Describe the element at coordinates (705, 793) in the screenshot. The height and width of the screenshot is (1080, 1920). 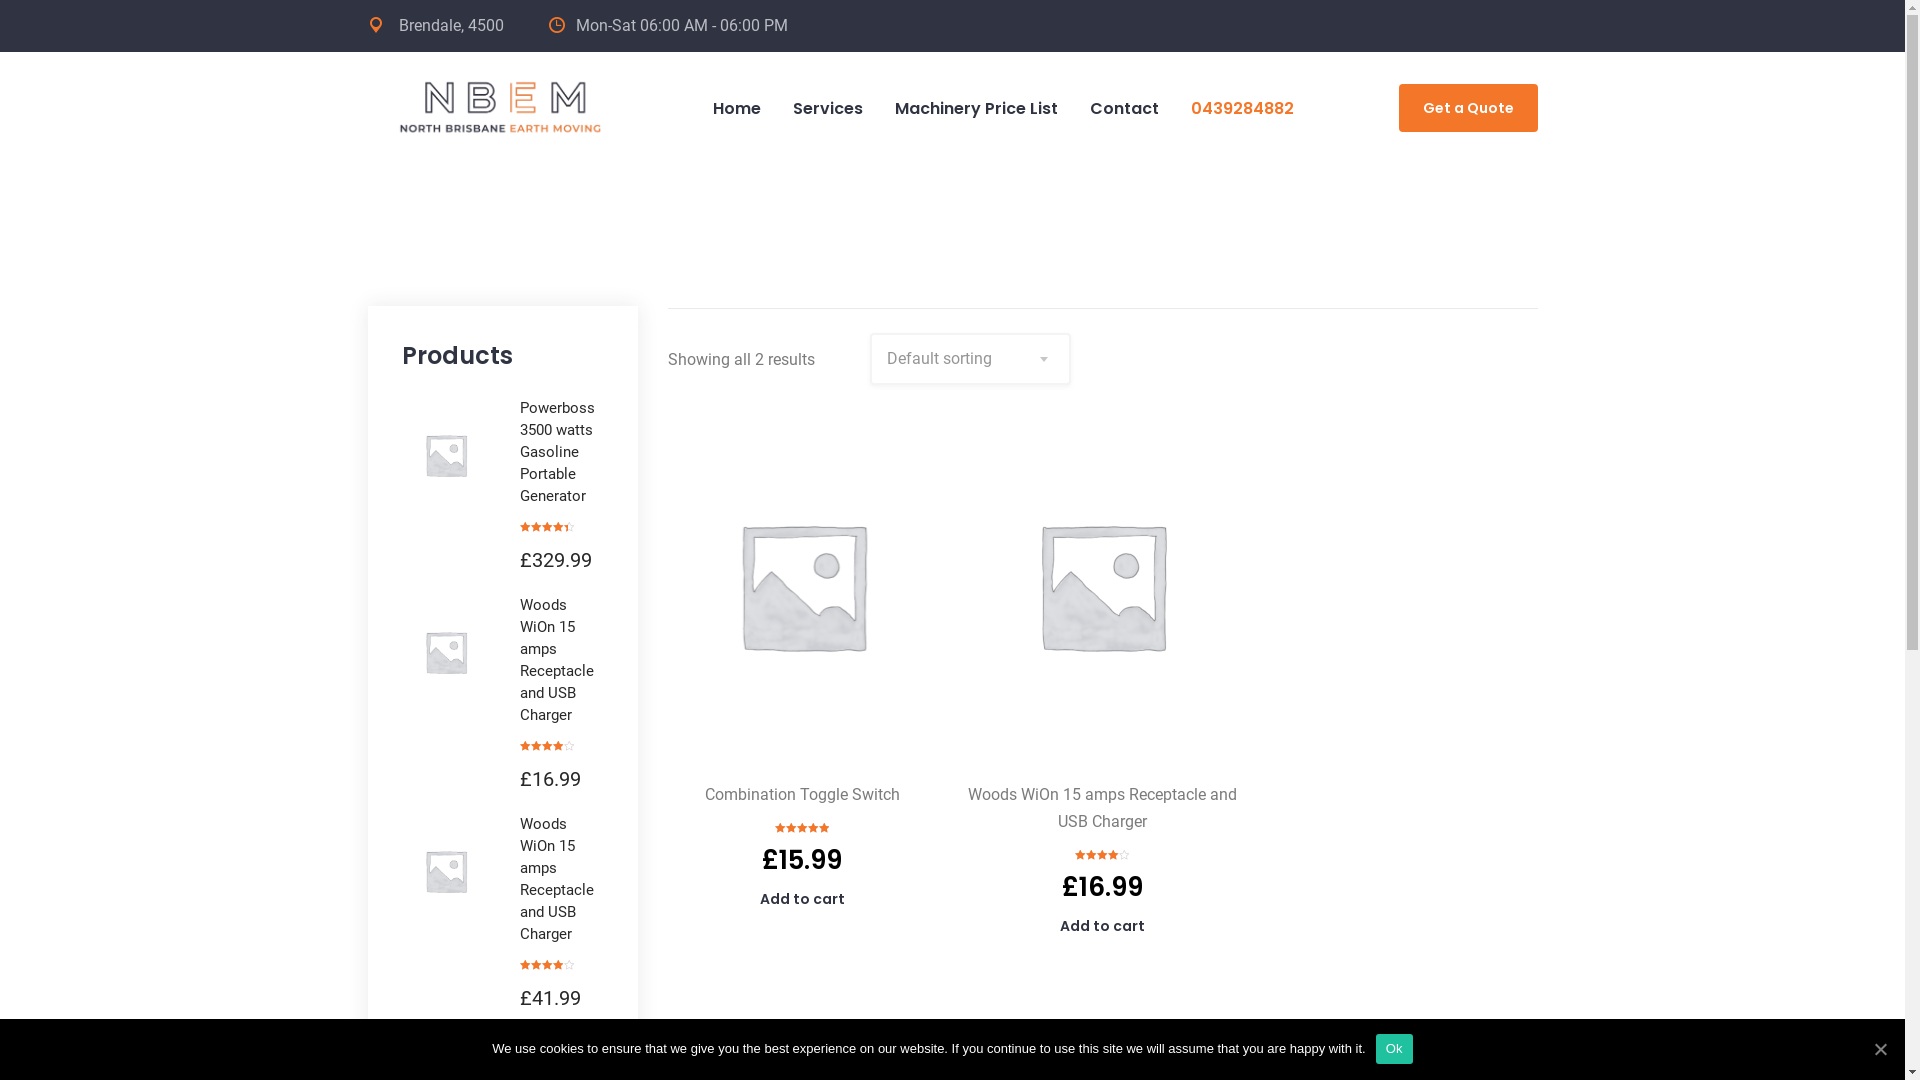
I see `'Combination Toggle Switch'` at that location.